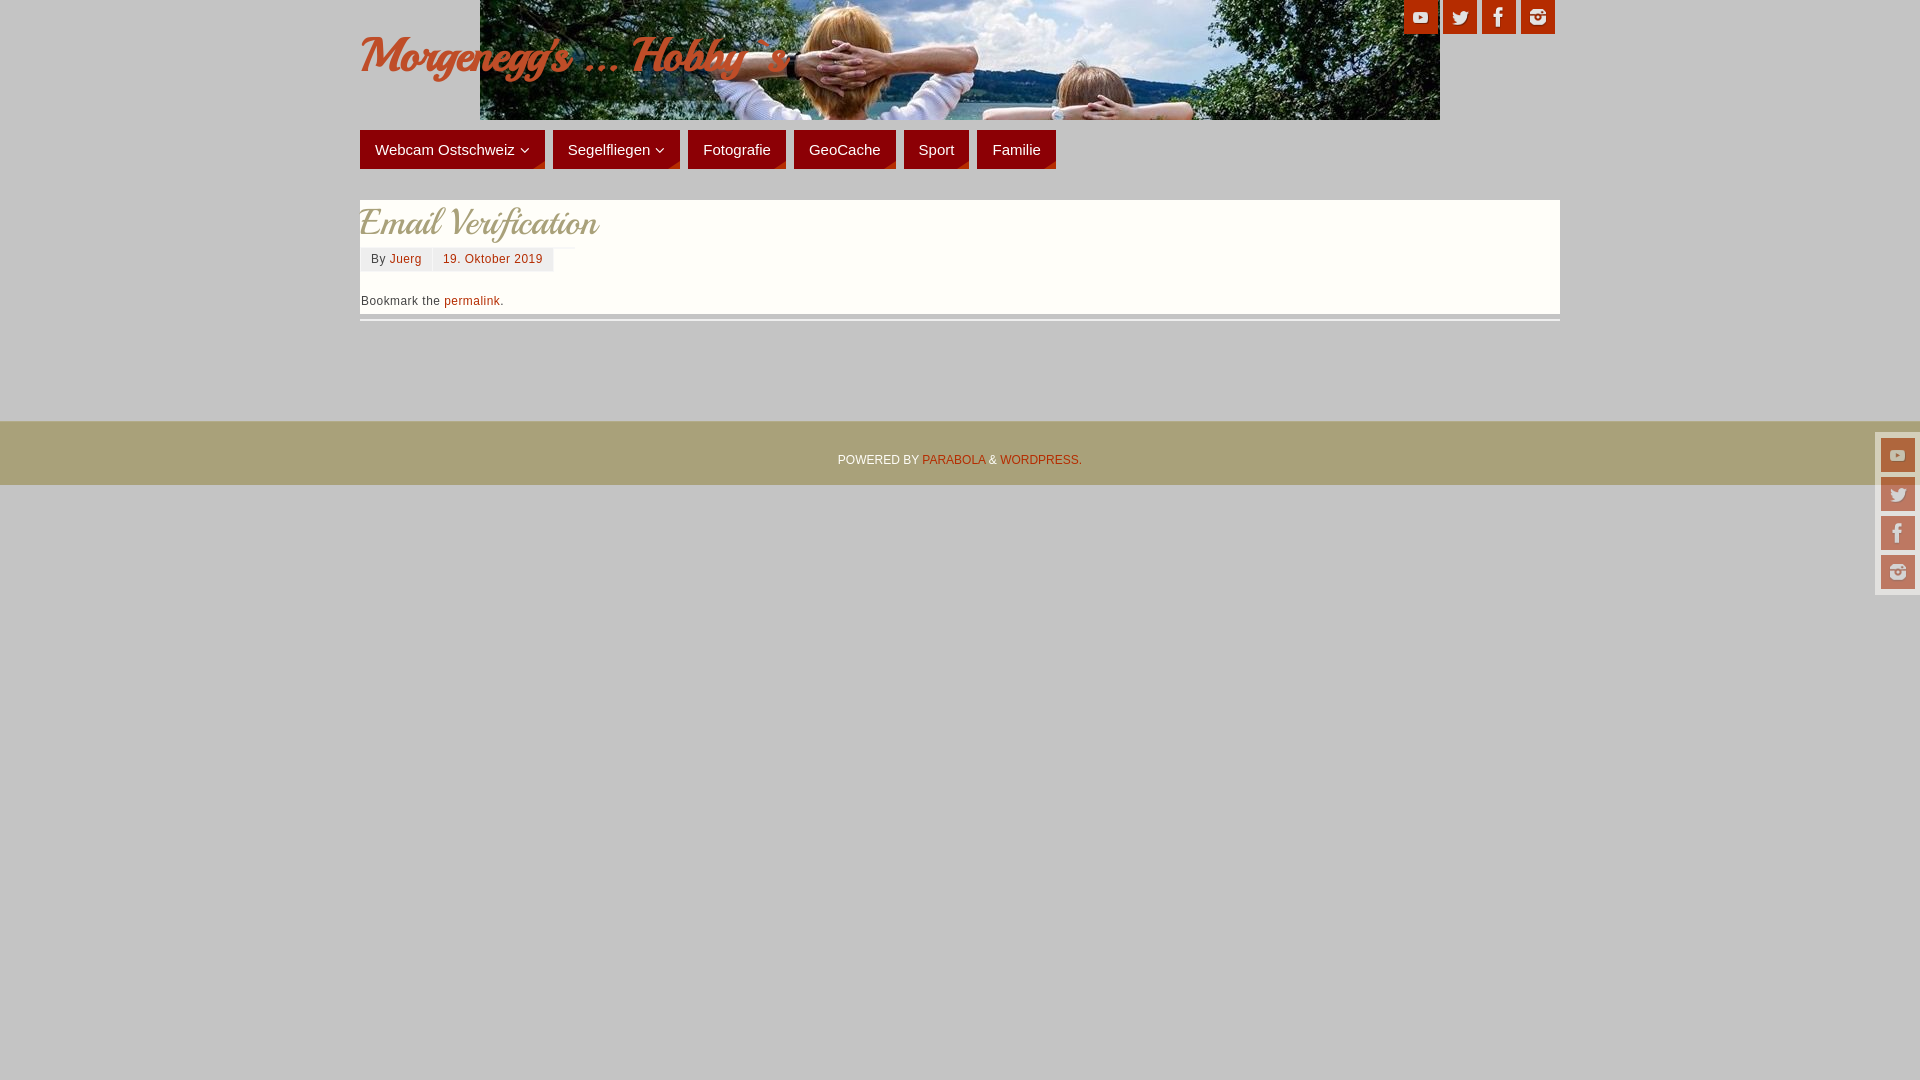  Describe the element at coordinates (1498, 16) in the screenshot. I see `'Facebook'` at that location.